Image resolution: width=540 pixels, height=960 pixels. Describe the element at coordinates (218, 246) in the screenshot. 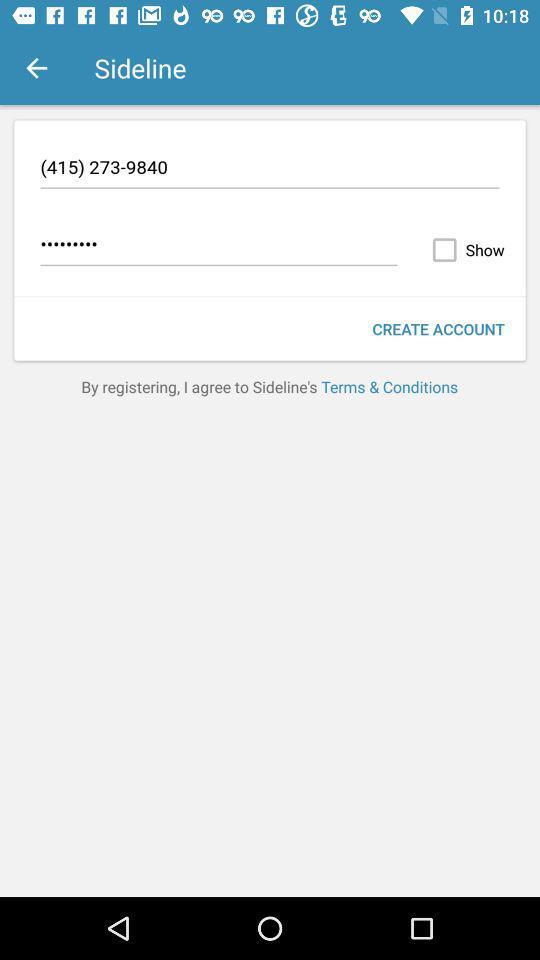

I see `crowd3116 icon` at that location.